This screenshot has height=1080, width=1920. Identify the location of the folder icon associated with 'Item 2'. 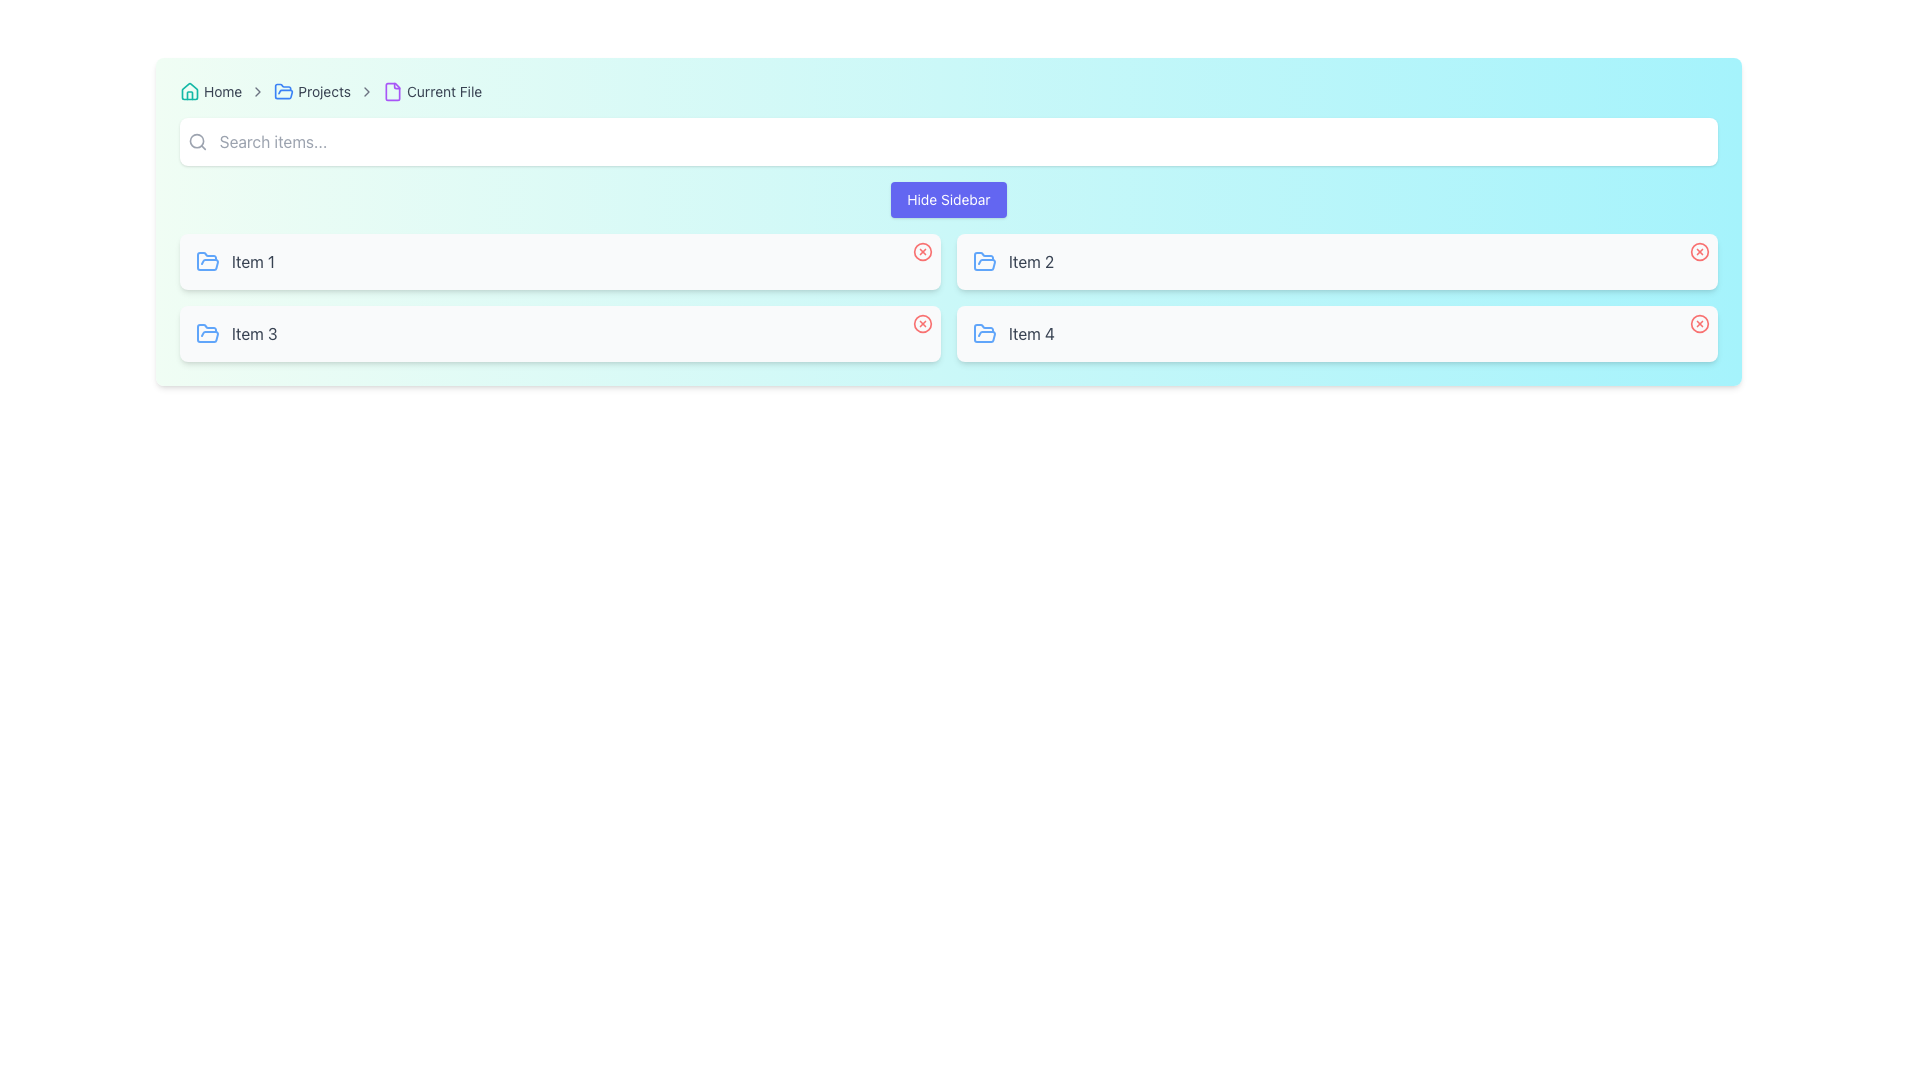
(984, 261).